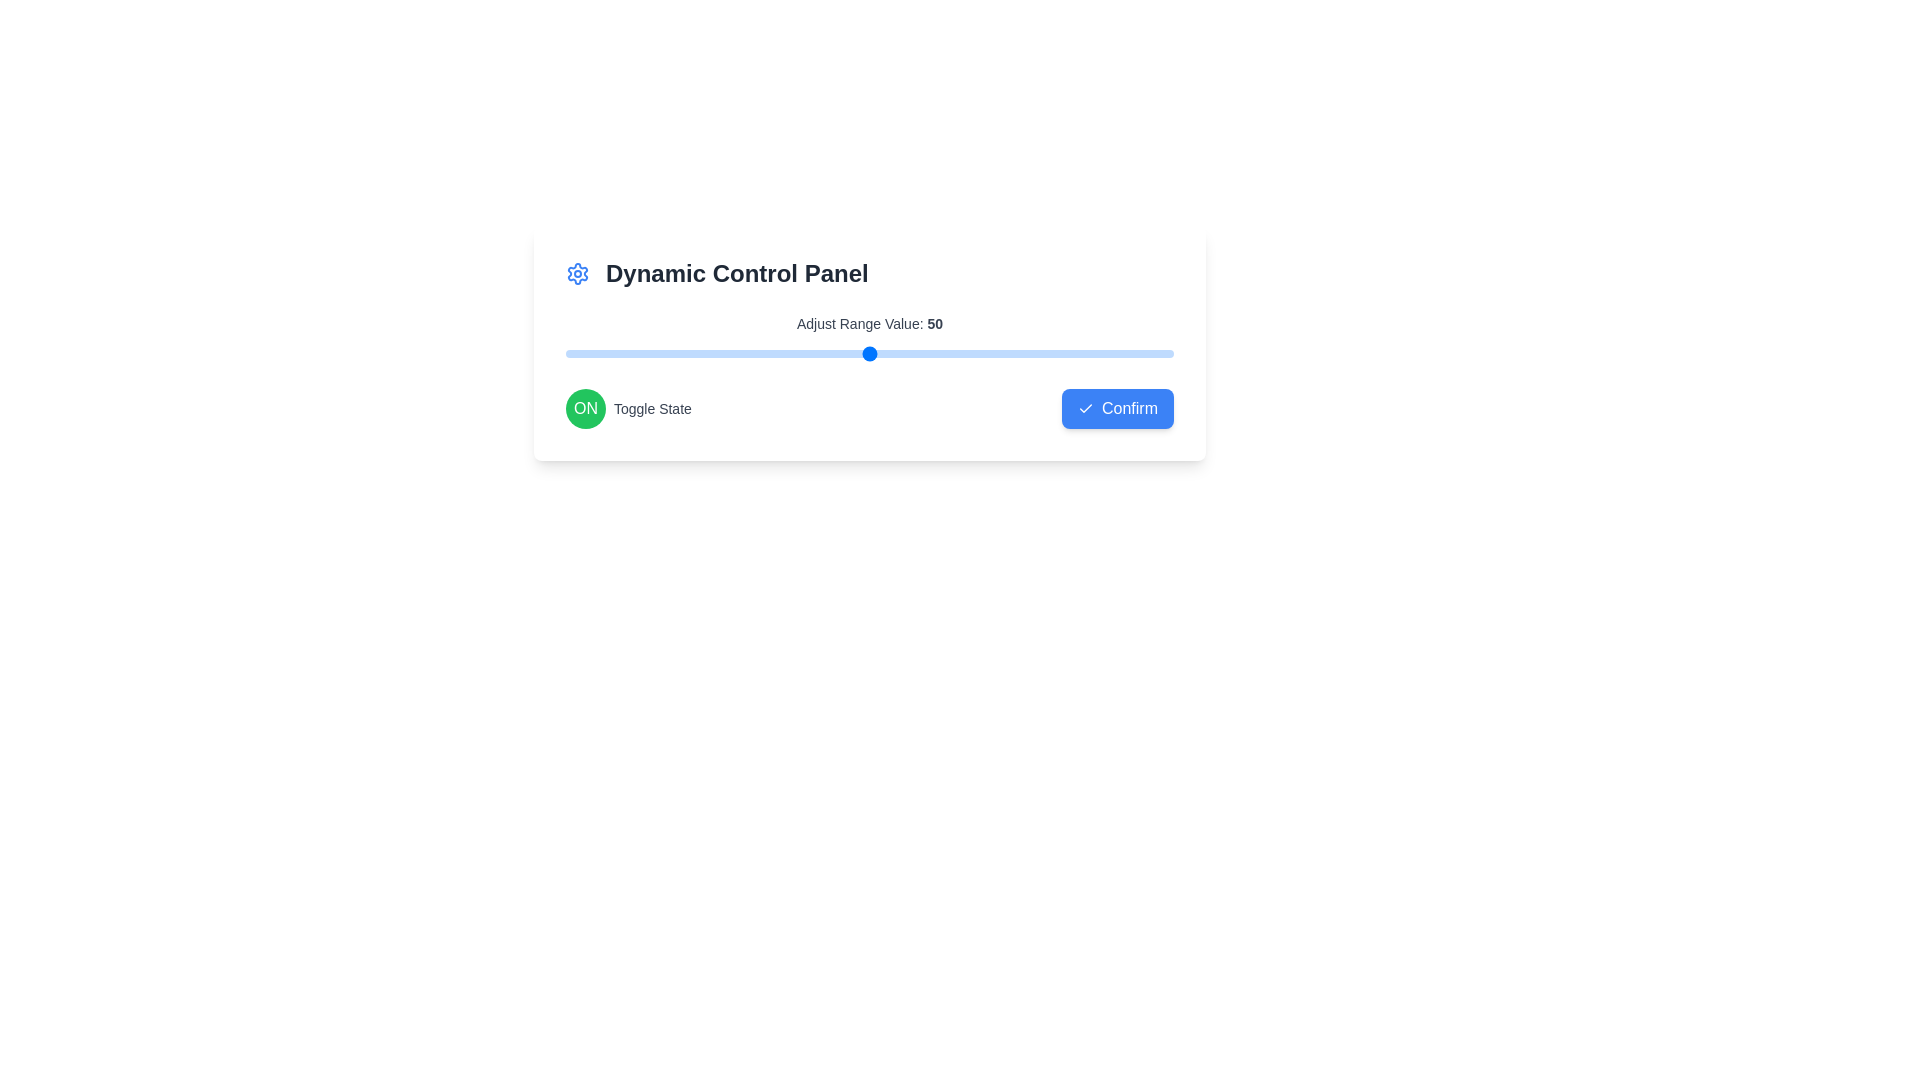 This screenshot has width=1920, height=1080. I want to click on the range value, so click(601, 353).